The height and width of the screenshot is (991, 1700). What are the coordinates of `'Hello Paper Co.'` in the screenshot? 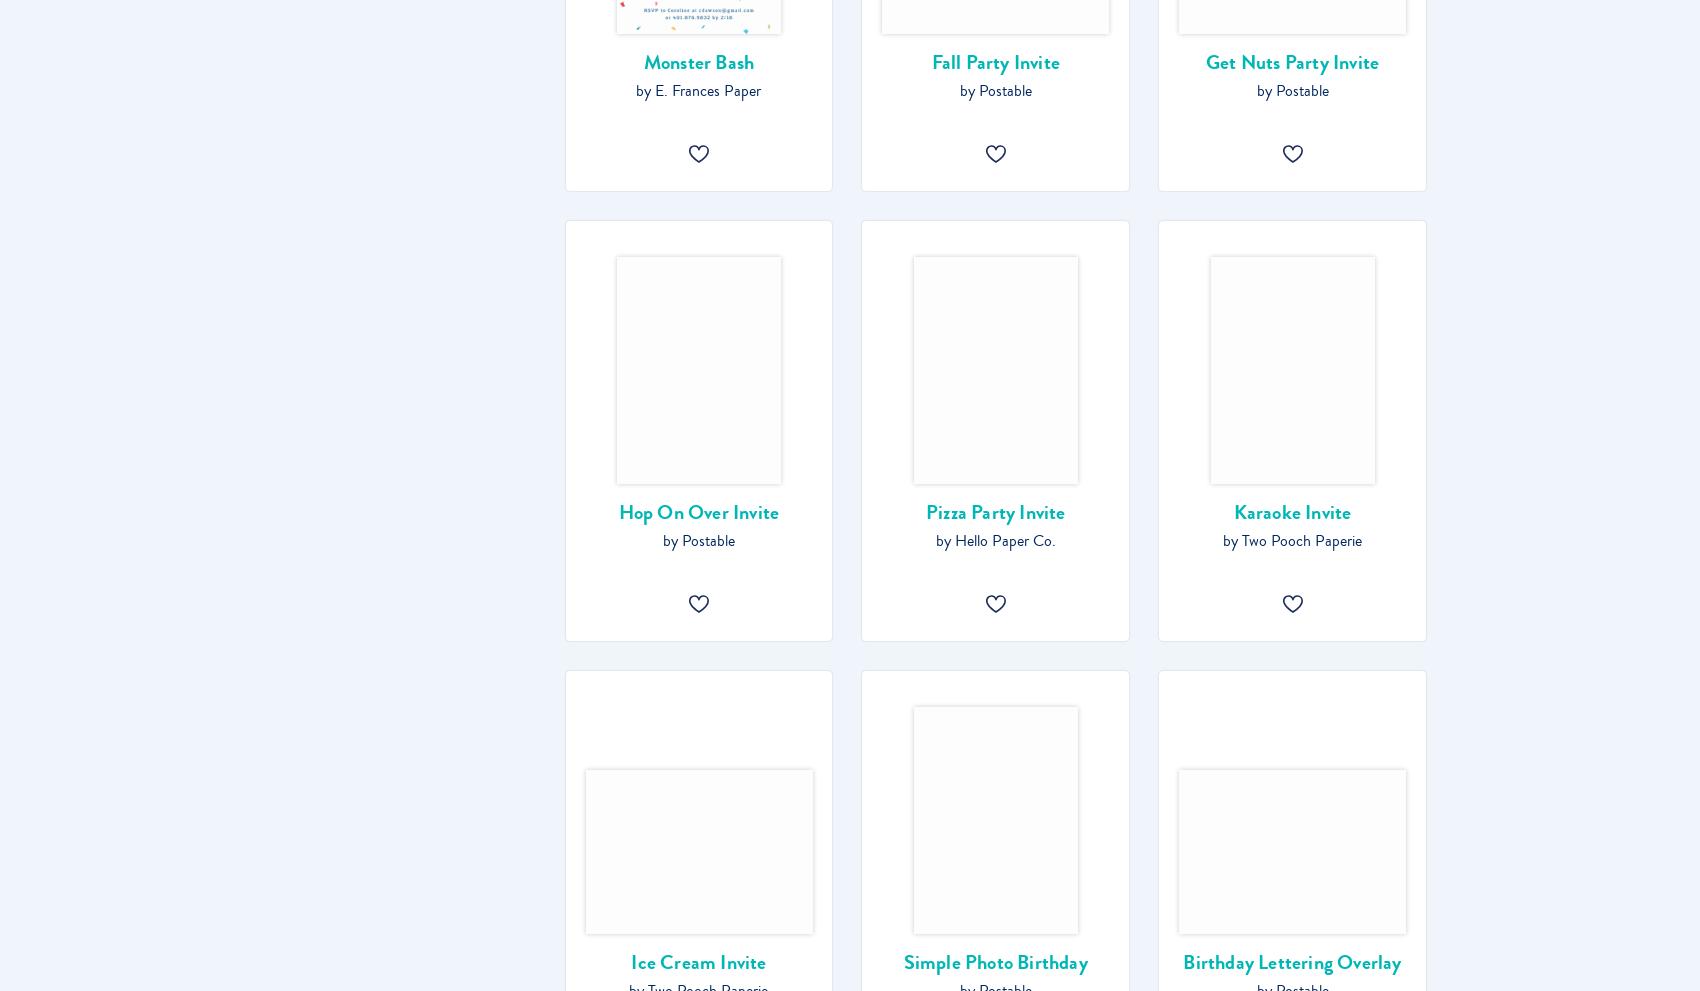 It's located at (1003, 540).